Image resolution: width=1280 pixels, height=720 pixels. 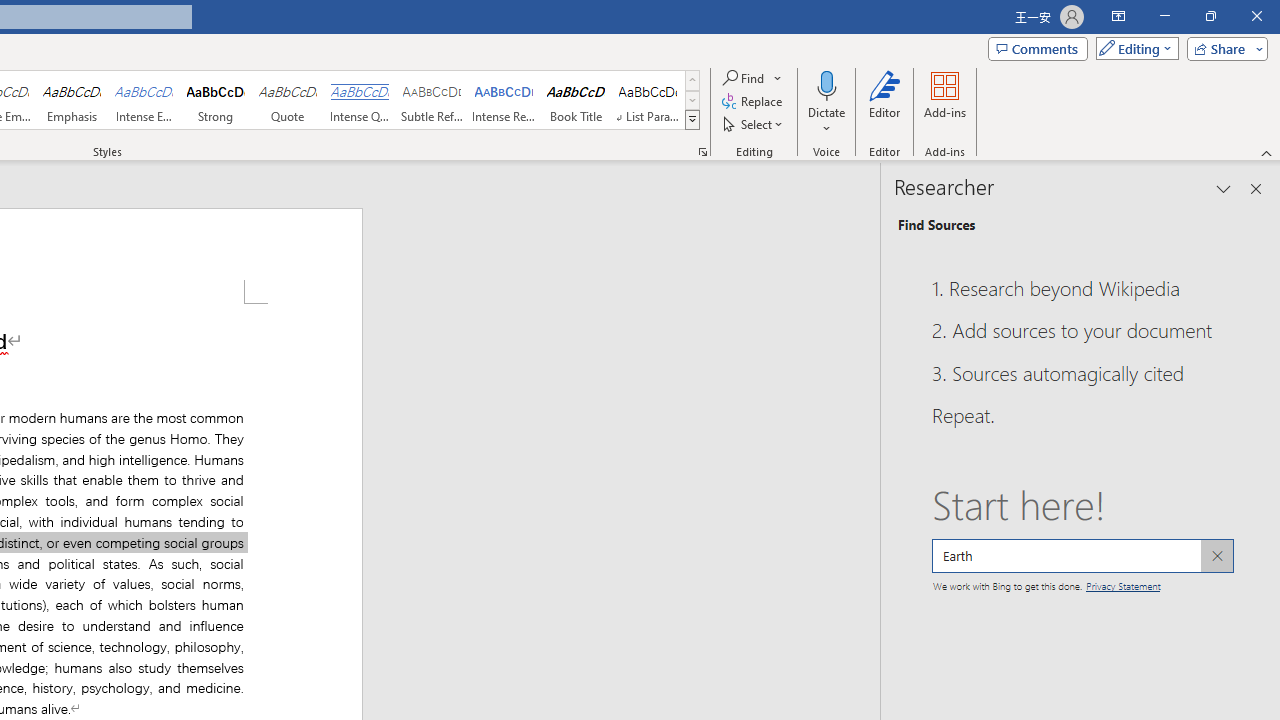 I want to click on 'Restore Down', so click(x=1209, y=16).